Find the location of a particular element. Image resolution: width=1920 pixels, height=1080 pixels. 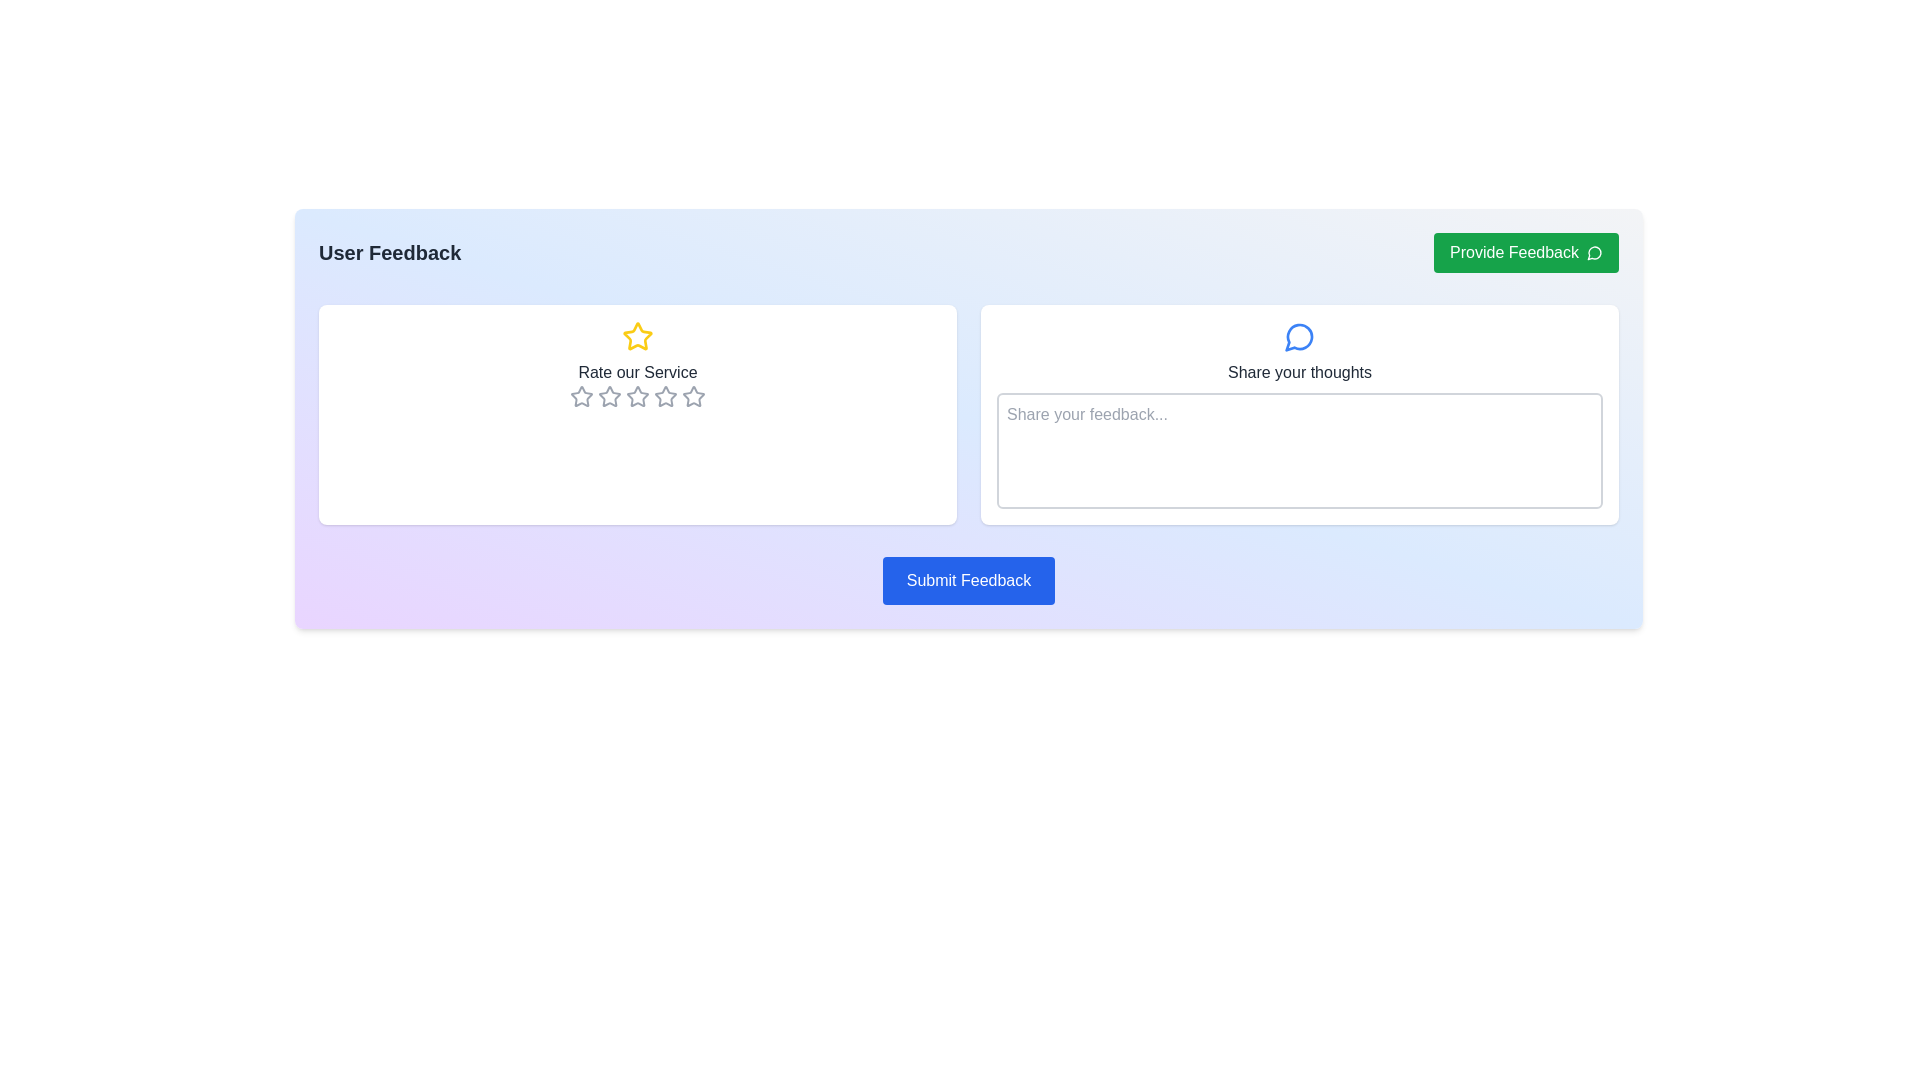

the first star-shaped rating icon with a thin gray outline is located at coordinates (580, 397).